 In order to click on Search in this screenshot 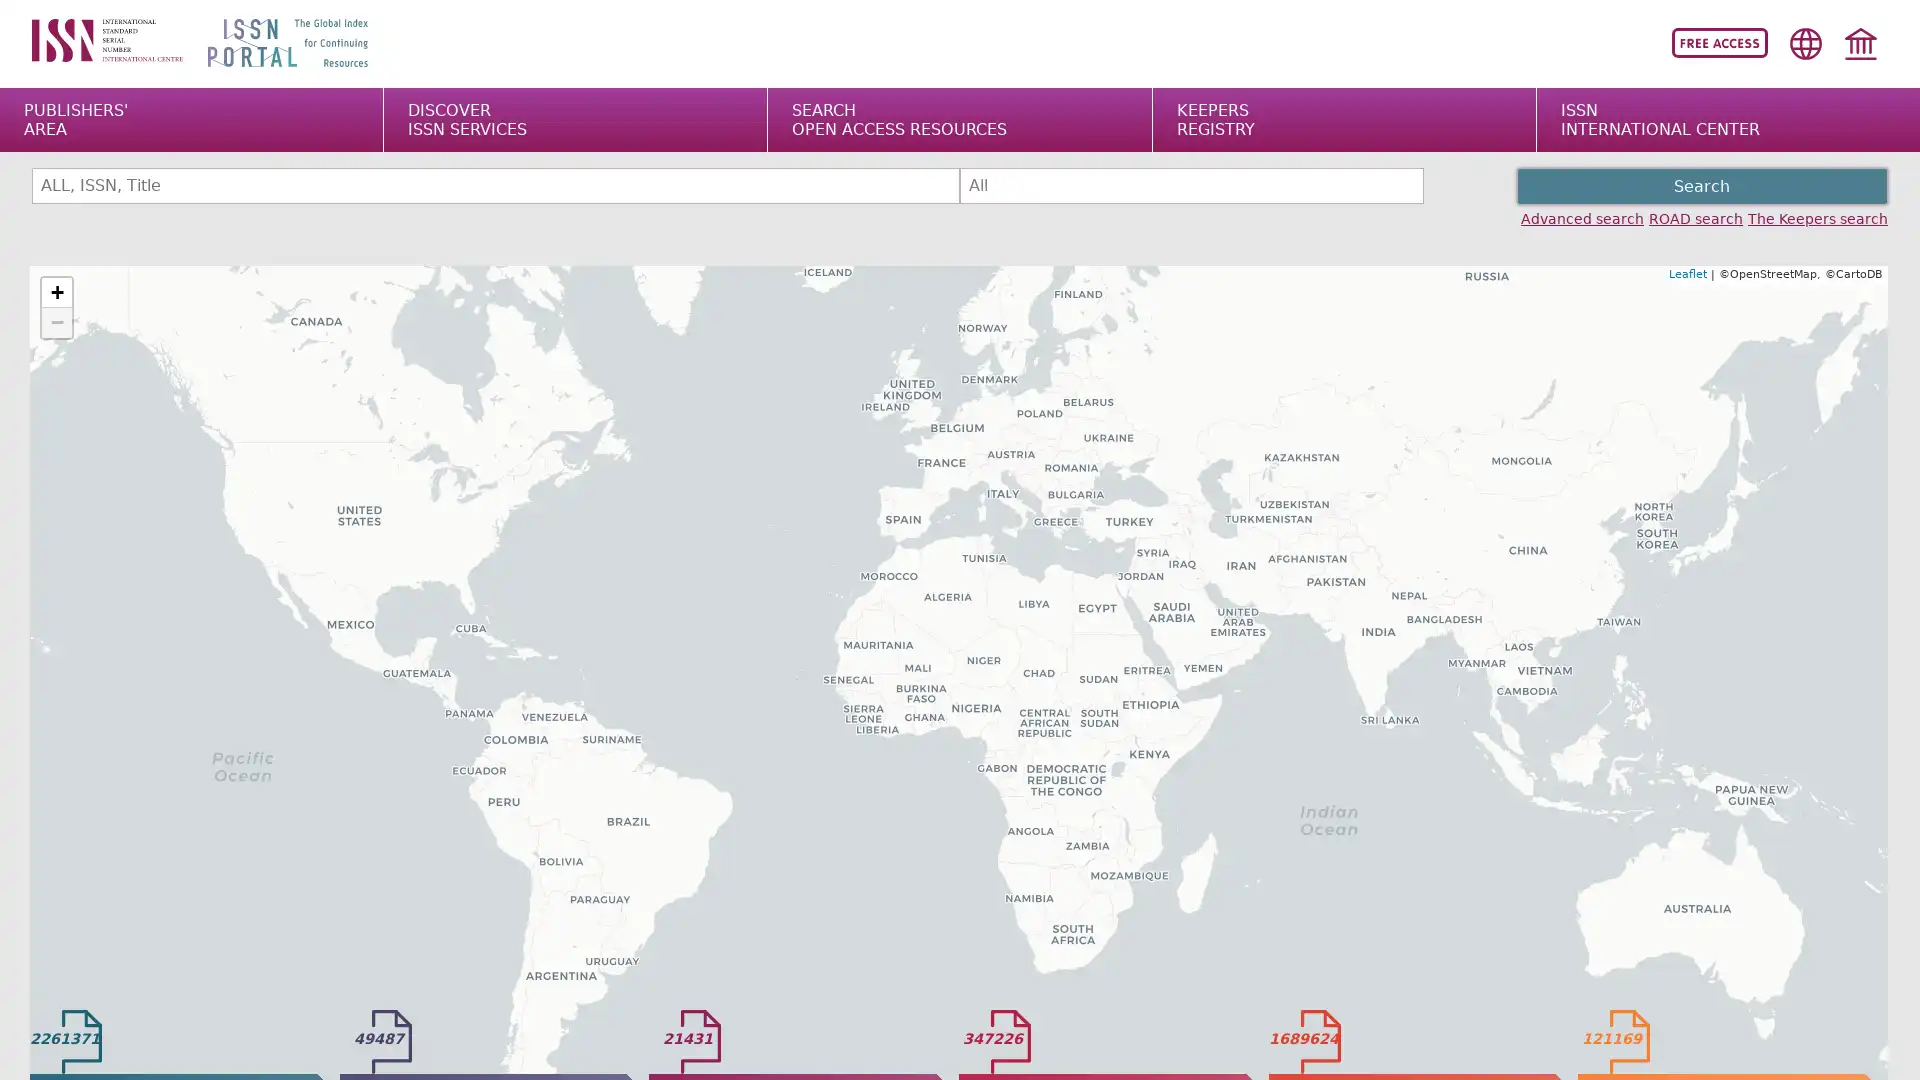, I will do `click(1701, 186)`.